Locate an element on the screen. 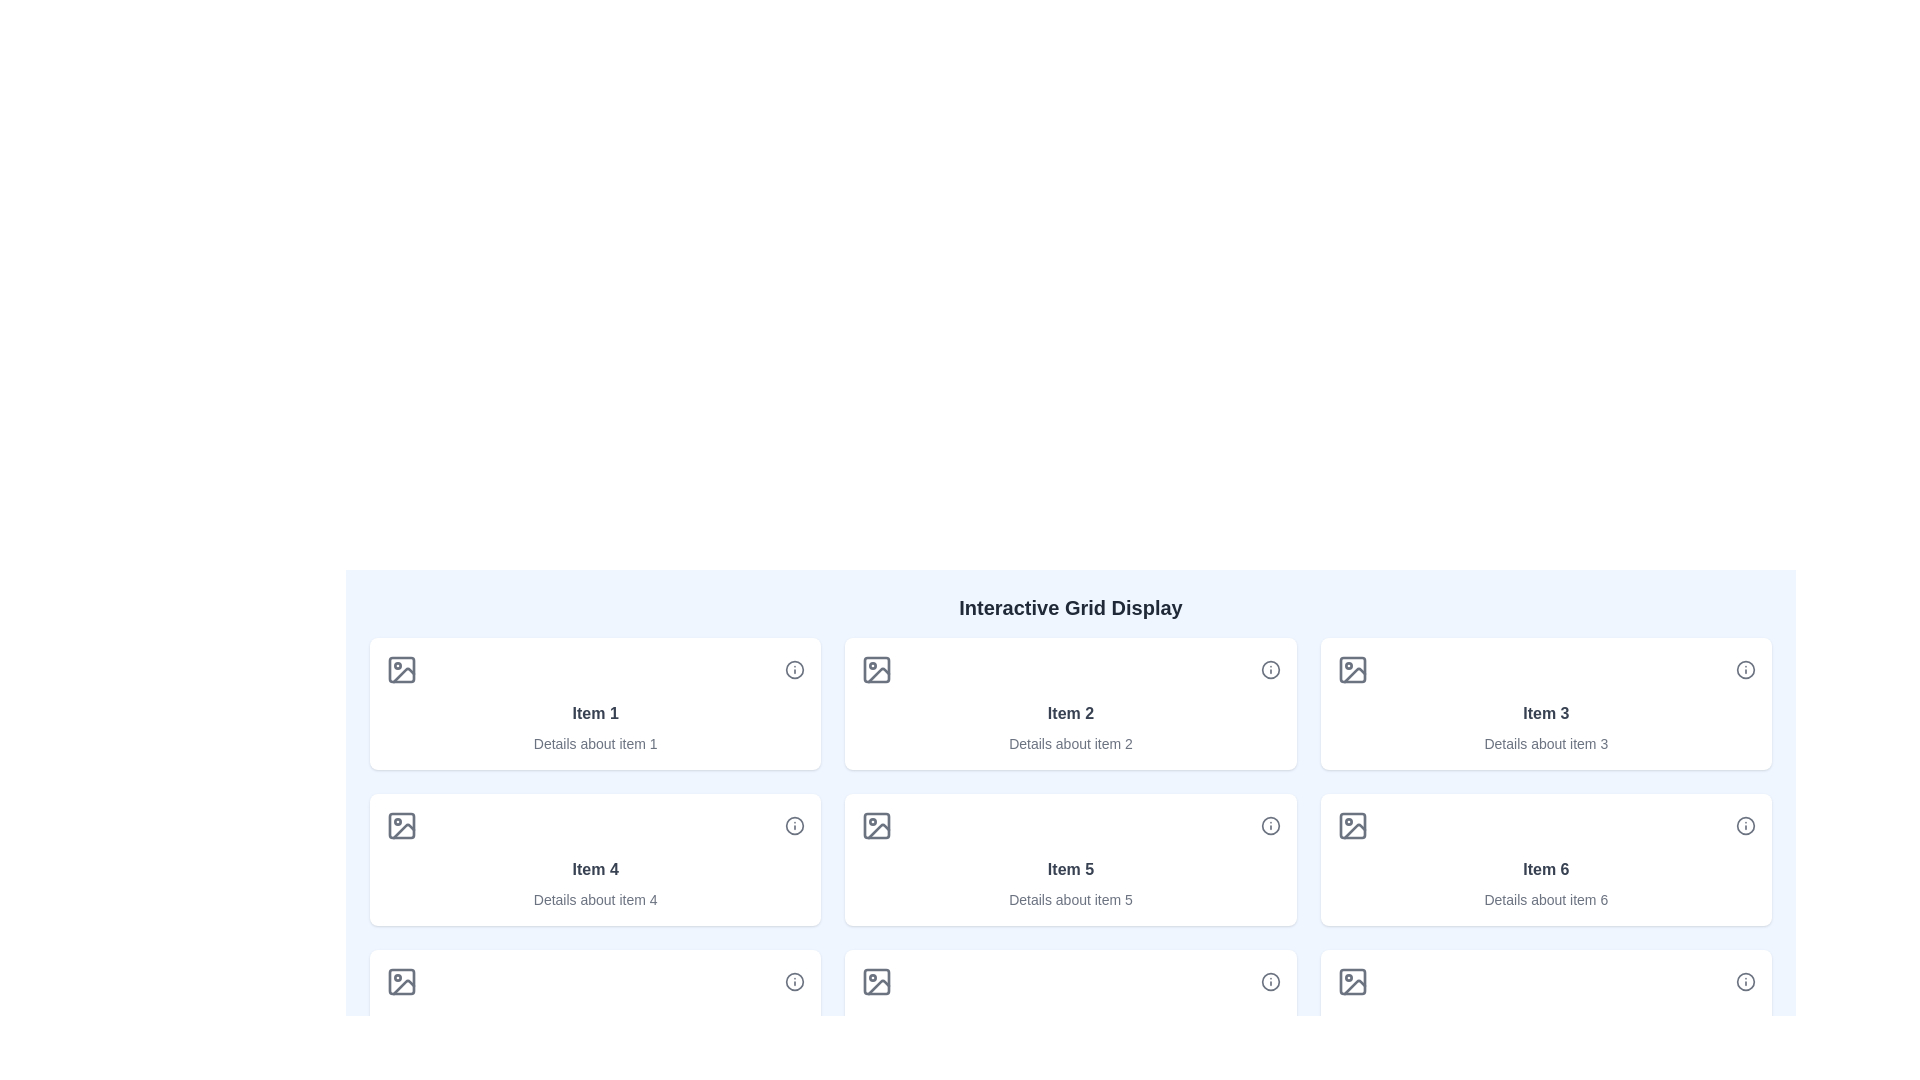  the SVG circle located at the bottom right corner of the grid layout, which has a stroke styling resembling an outline is located at coordinates (1269, 981).